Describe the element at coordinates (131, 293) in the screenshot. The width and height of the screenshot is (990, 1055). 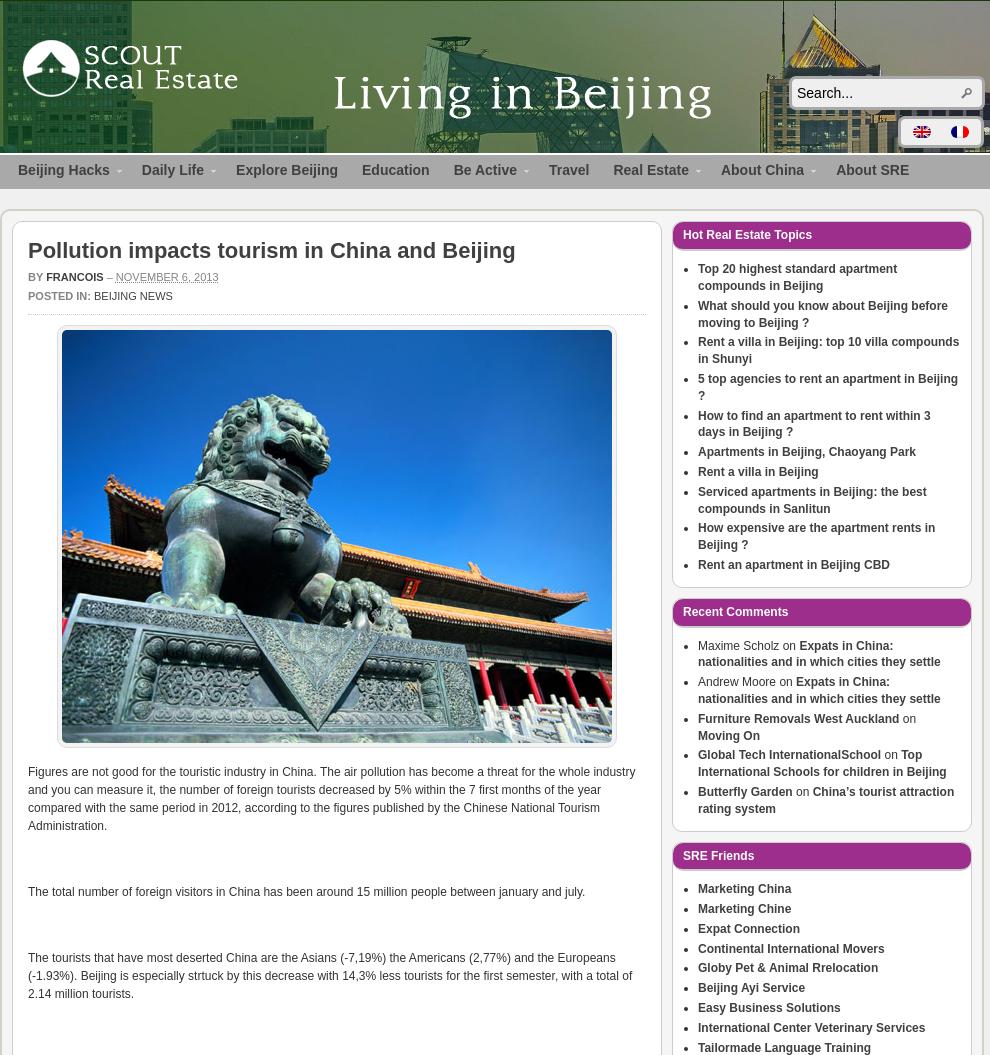
I see `'Beijing News'` at that location.